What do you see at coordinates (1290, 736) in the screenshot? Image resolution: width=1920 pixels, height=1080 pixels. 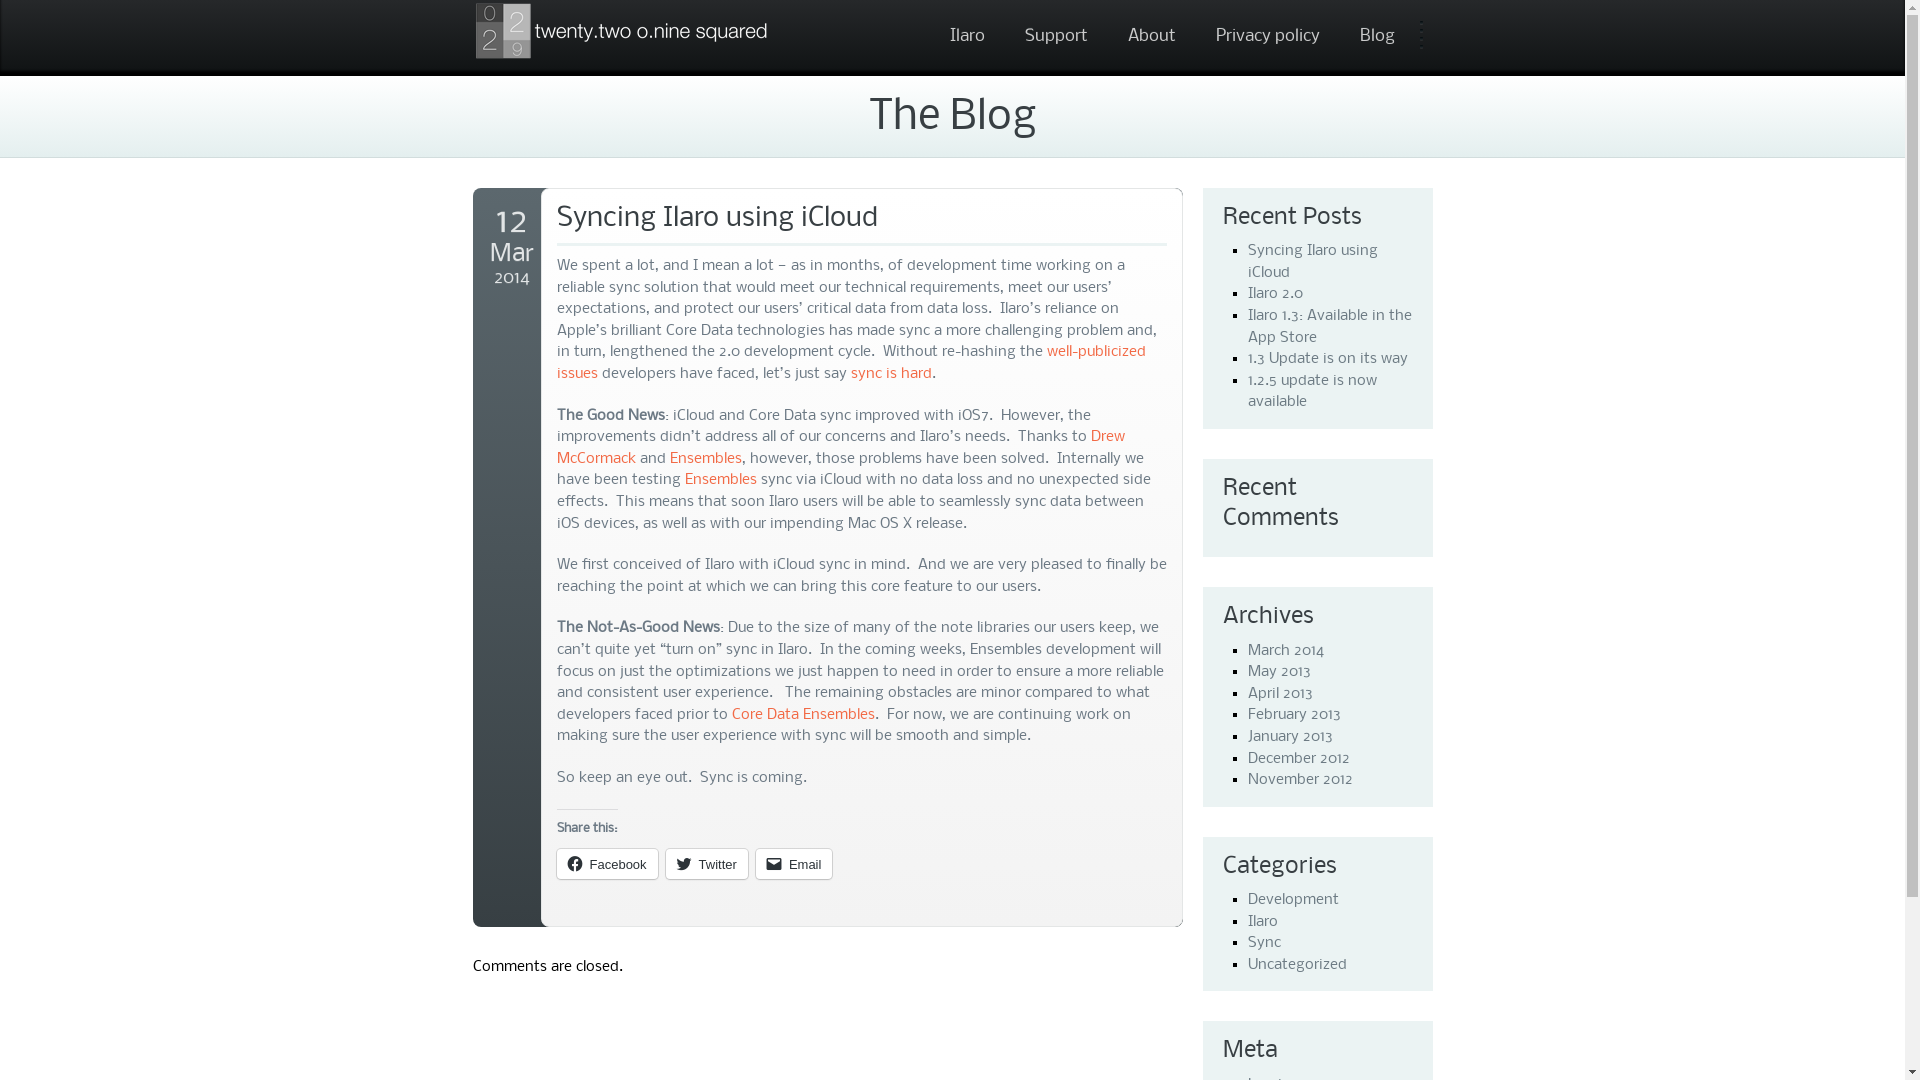 I see `'January 2013'` at bounding box center [1290, 736].